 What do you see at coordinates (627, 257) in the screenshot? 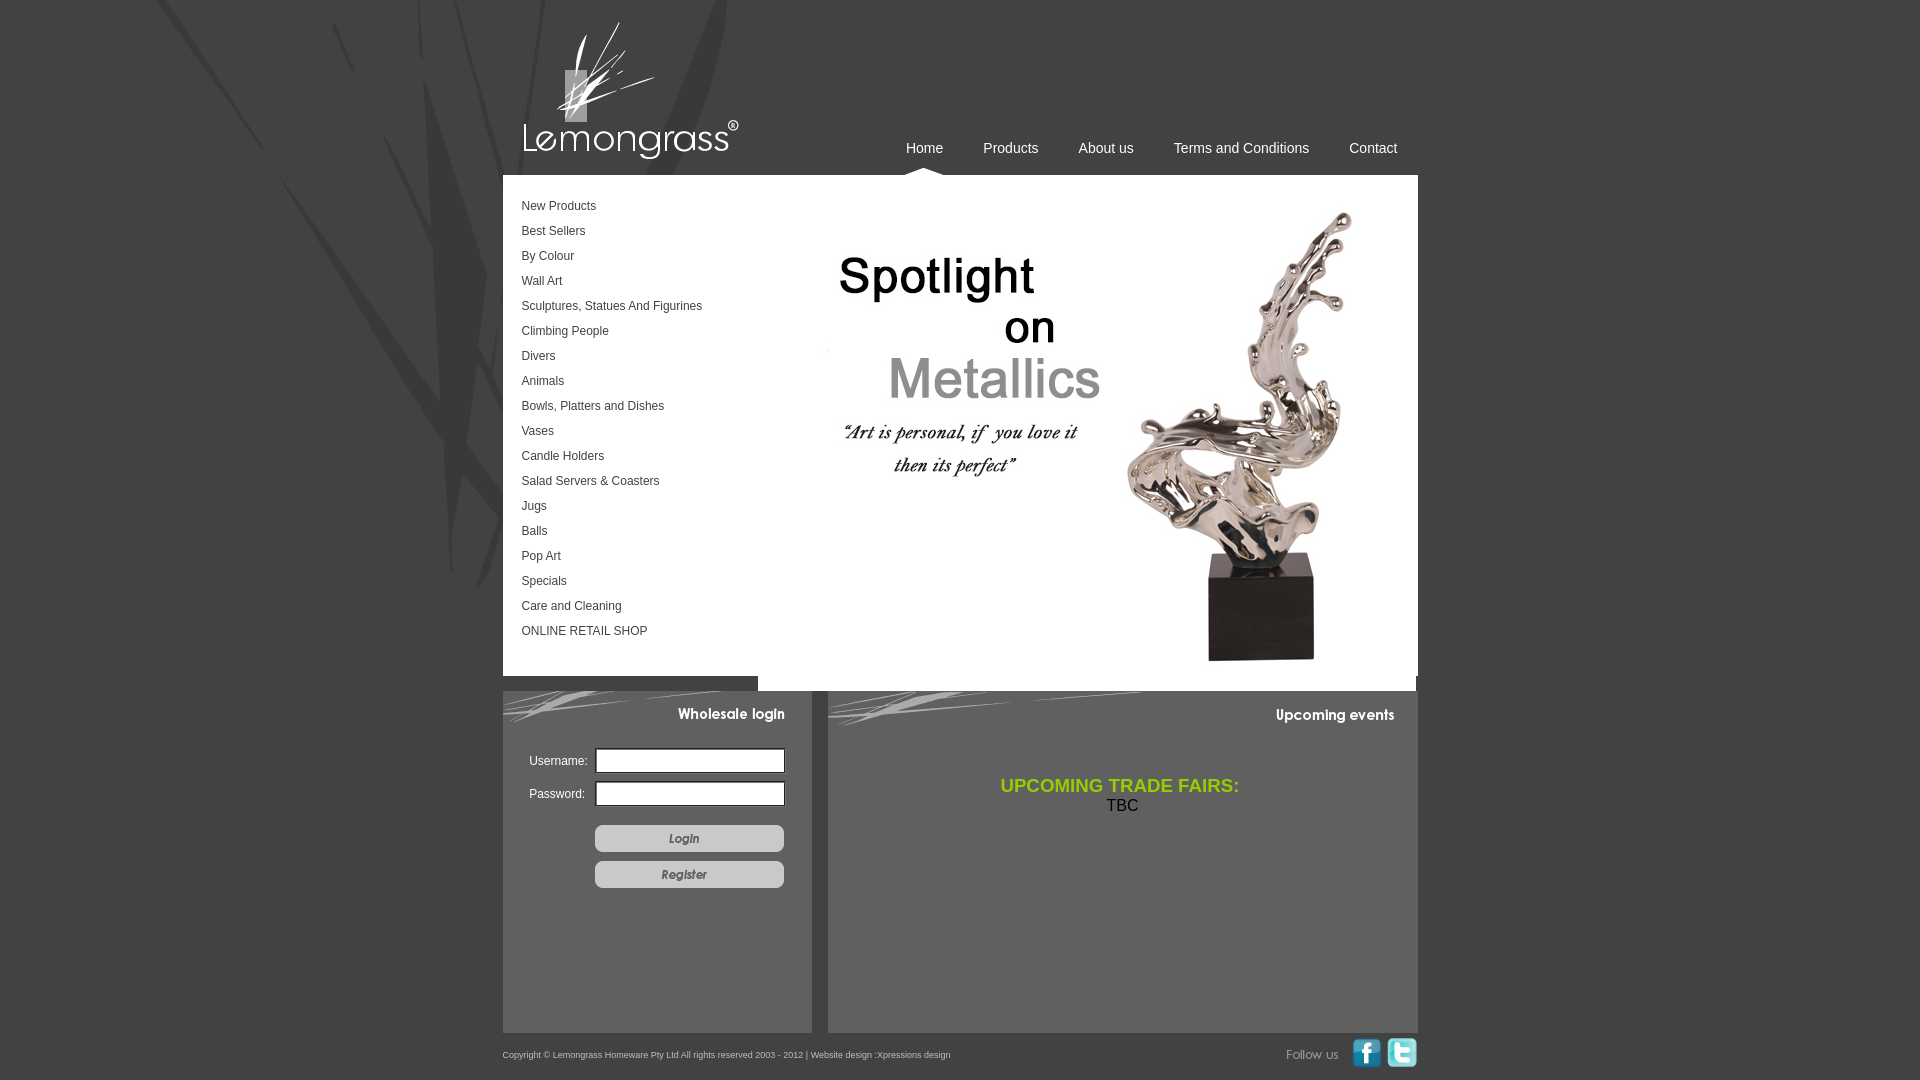
I see `'By Colour'` at bounding box center [627, 257].